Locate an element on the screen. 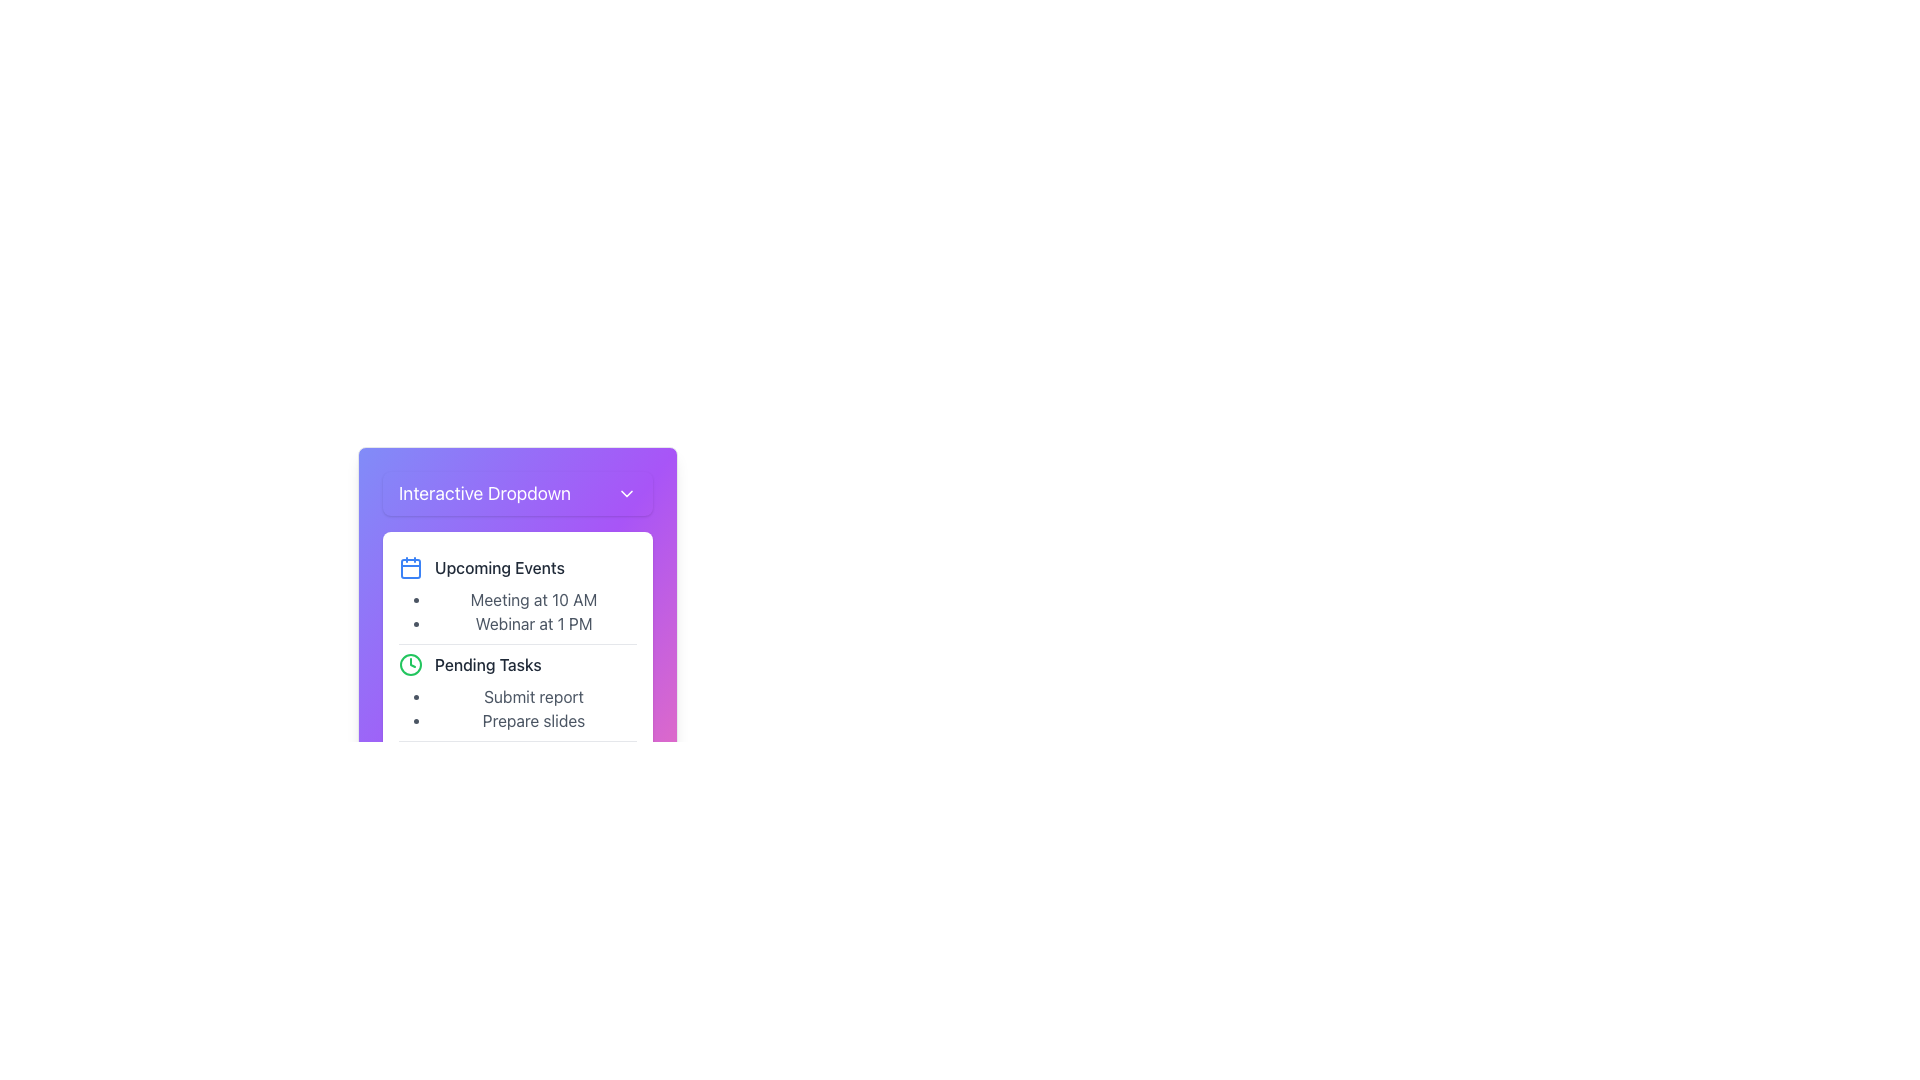 The width and height of the screenshot is (1920, 1080). the decorative Circle SVG element that forms the outer boundary of the clock icon in the 'Pending Tasks' section of the dropdown menu is located at coordinates (410, 664).